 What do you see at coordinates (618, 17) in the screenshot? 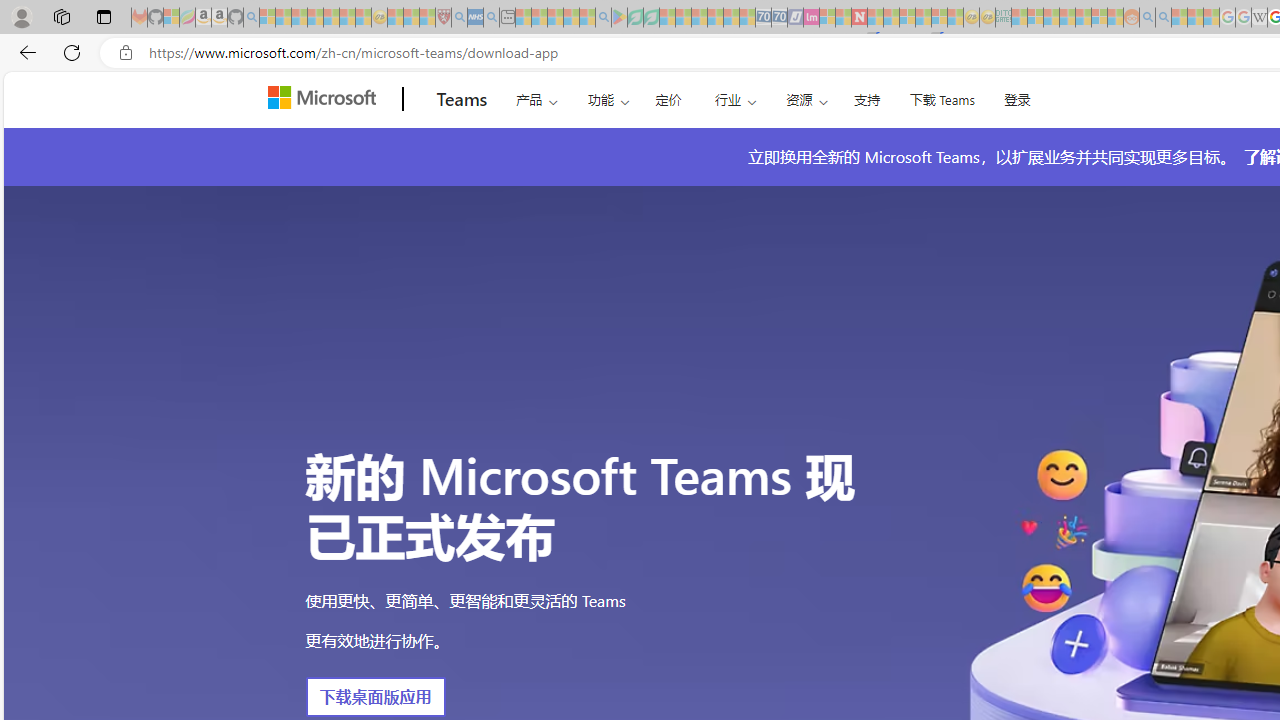
I see `'Bluey: Let'` at bounding box center [618, 17].